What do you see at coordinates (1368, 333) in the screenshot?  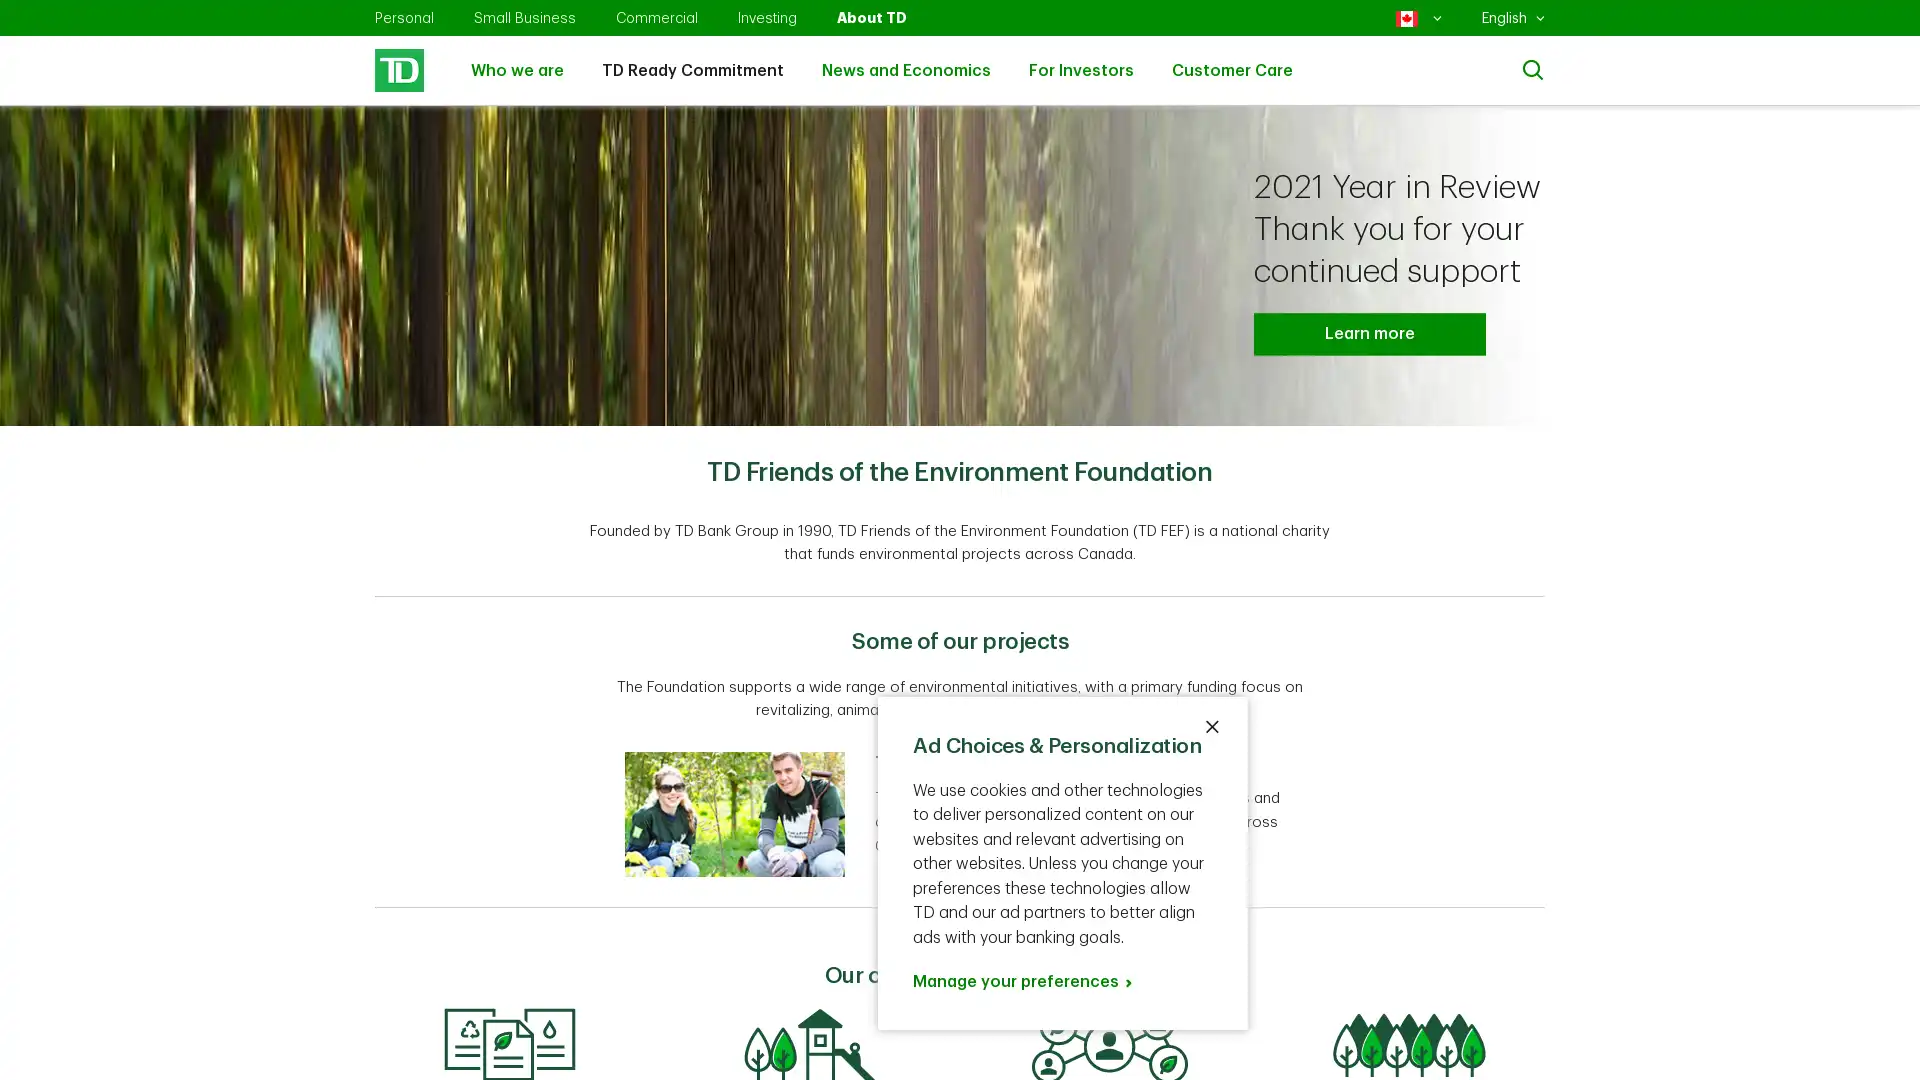 I see `Learn more` at bounding box center [1368, 333].